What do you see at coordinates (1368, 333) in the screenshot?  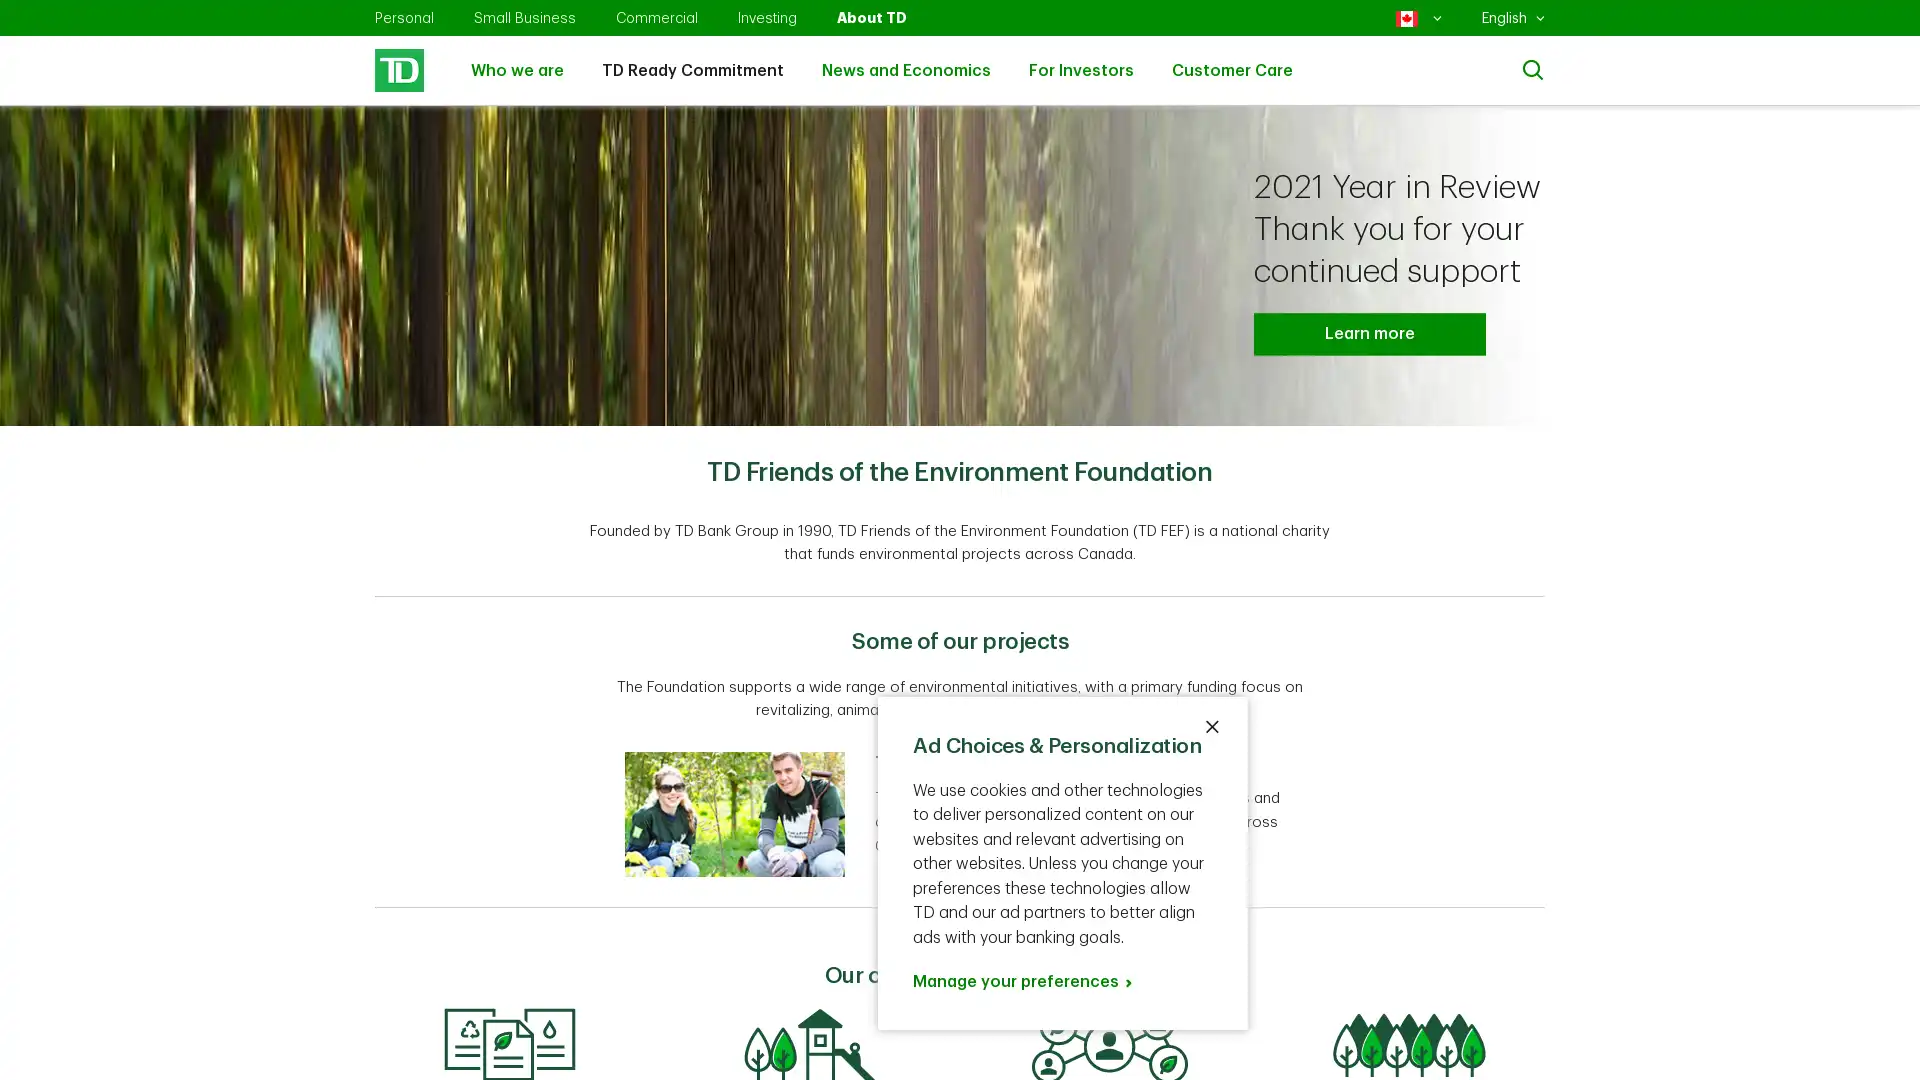 I see `Learn more` at bounding box center [1368, 333].